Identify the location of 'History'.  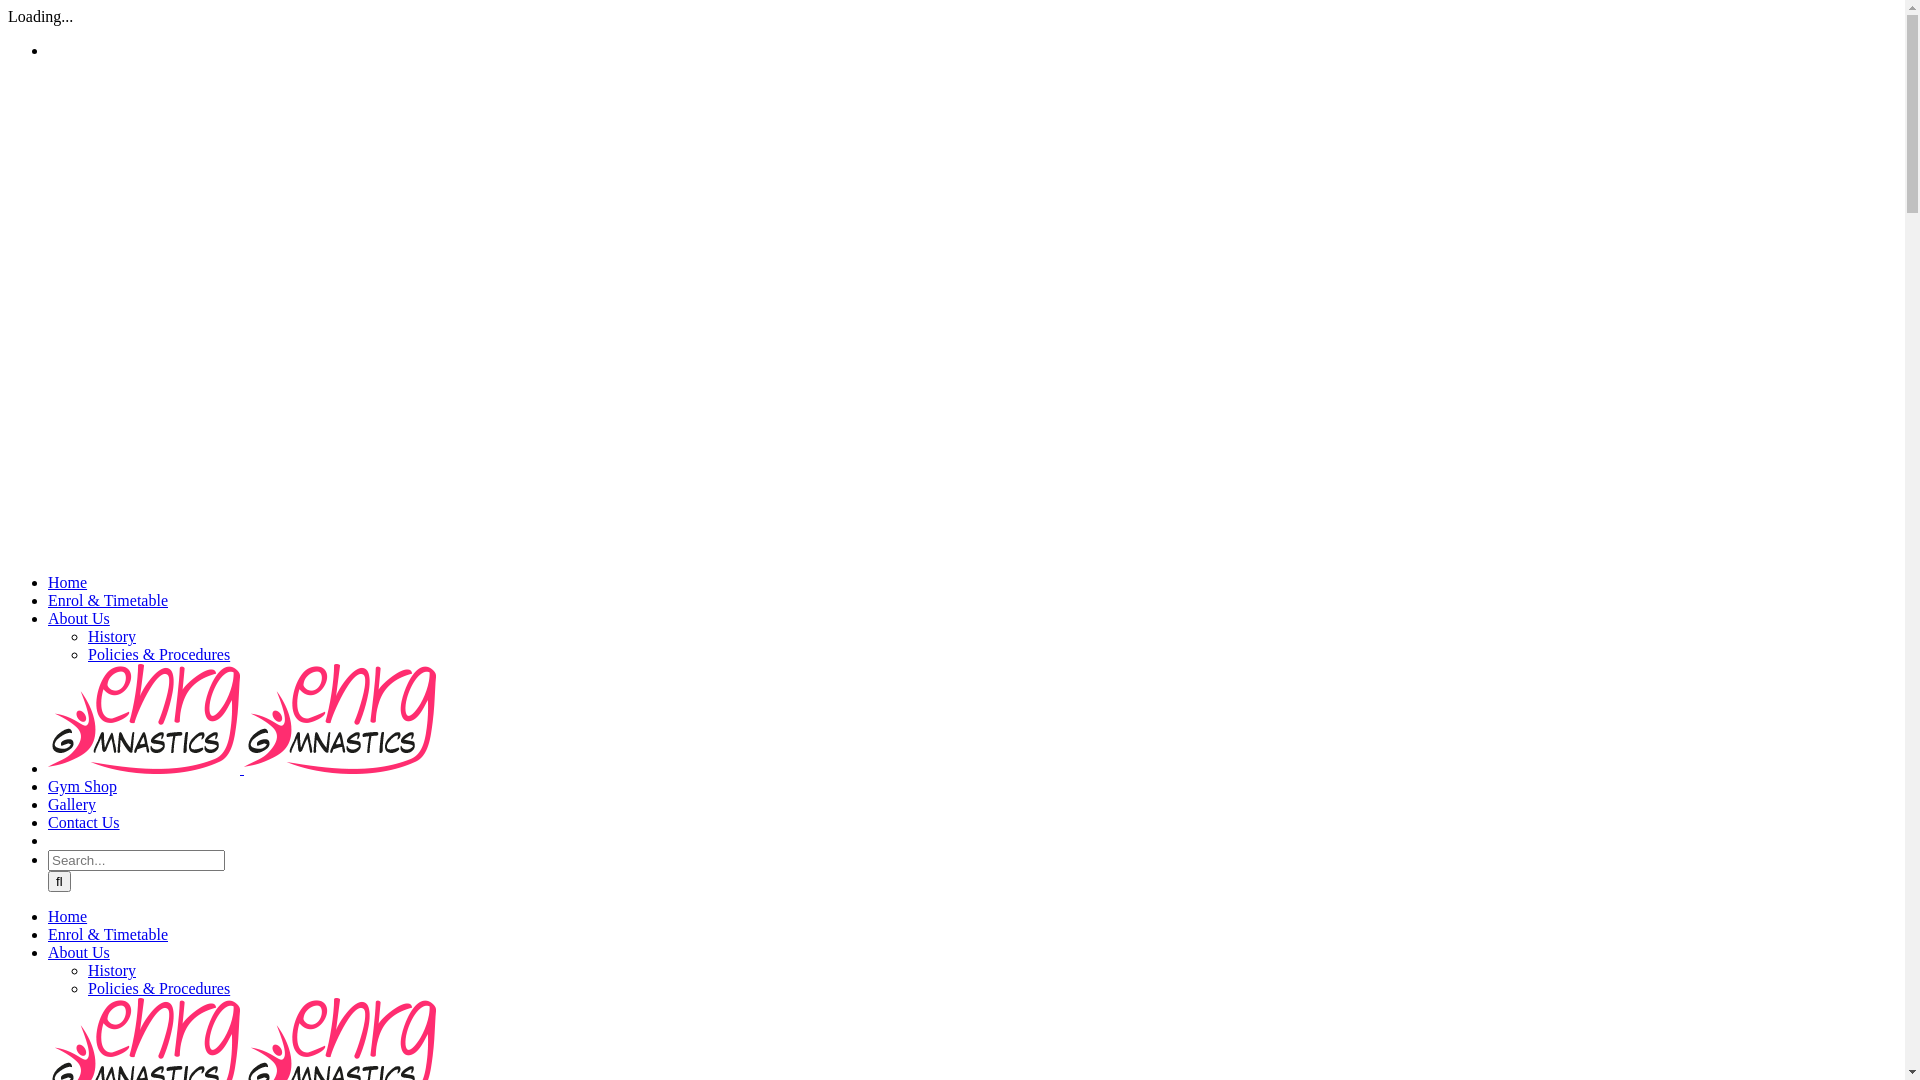
(110, 636).